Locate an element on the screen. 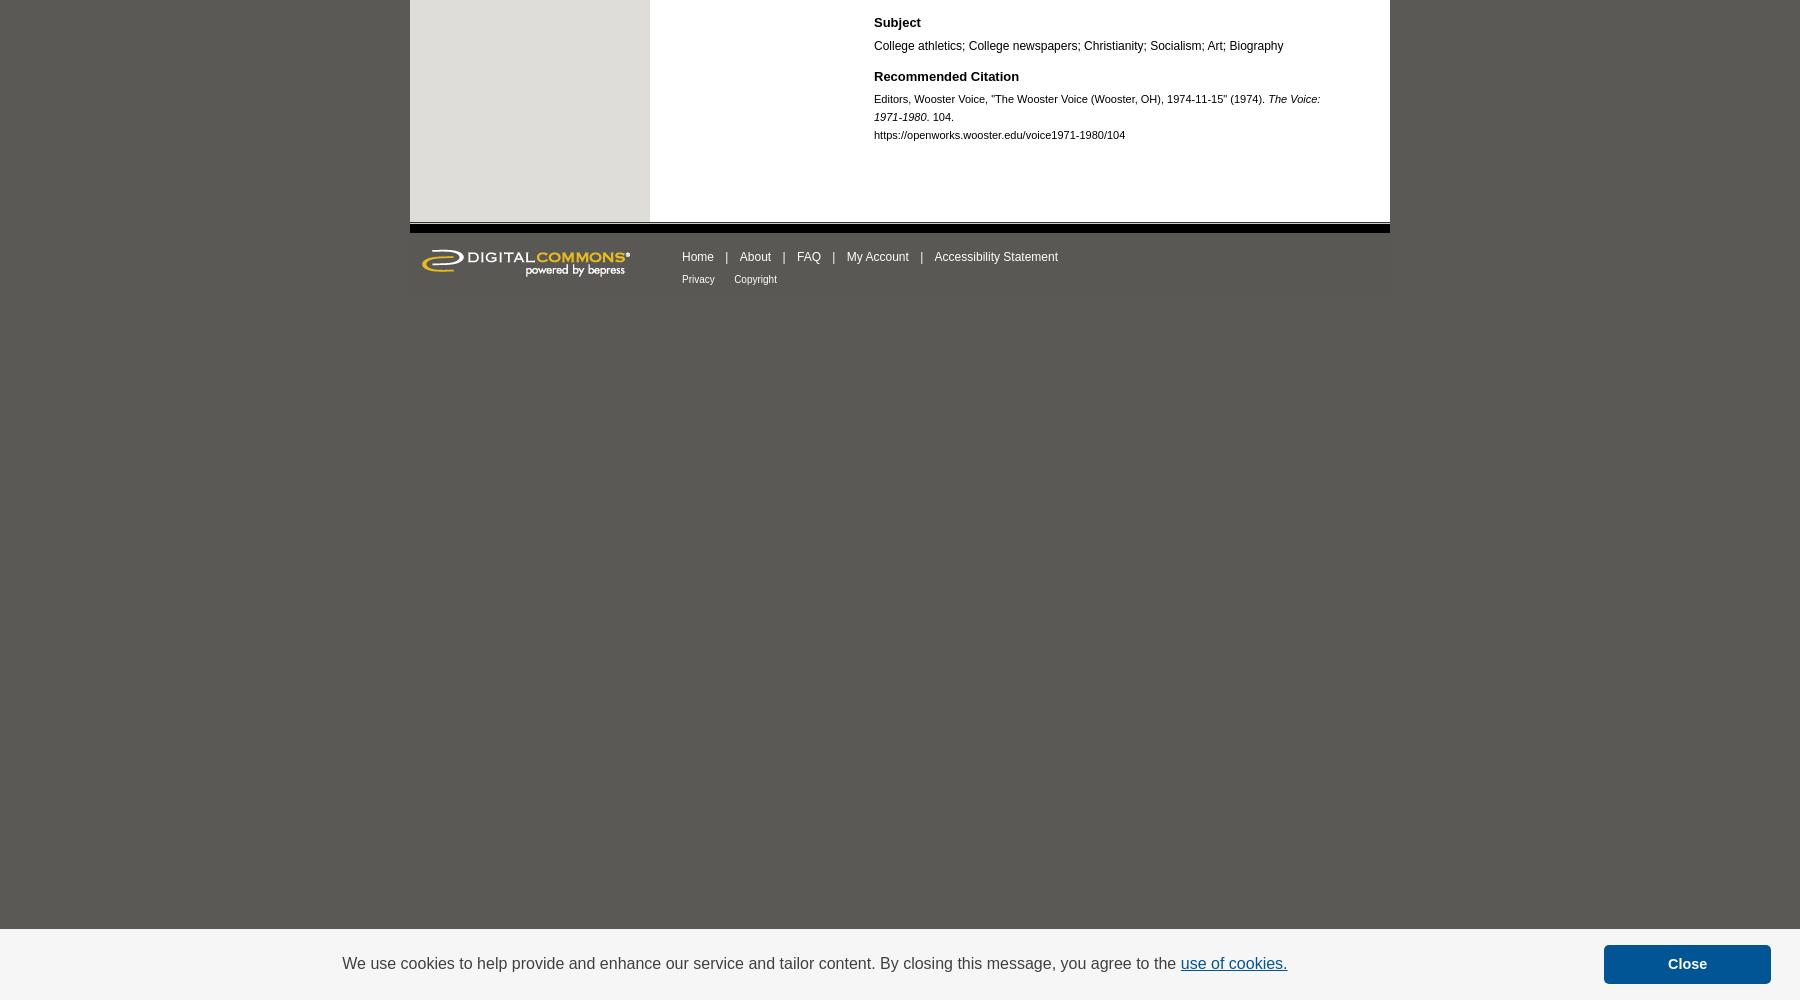 This screenshot has width=1800, height=1000. 'use of cookies.' is located at coordinates (1232, 962).